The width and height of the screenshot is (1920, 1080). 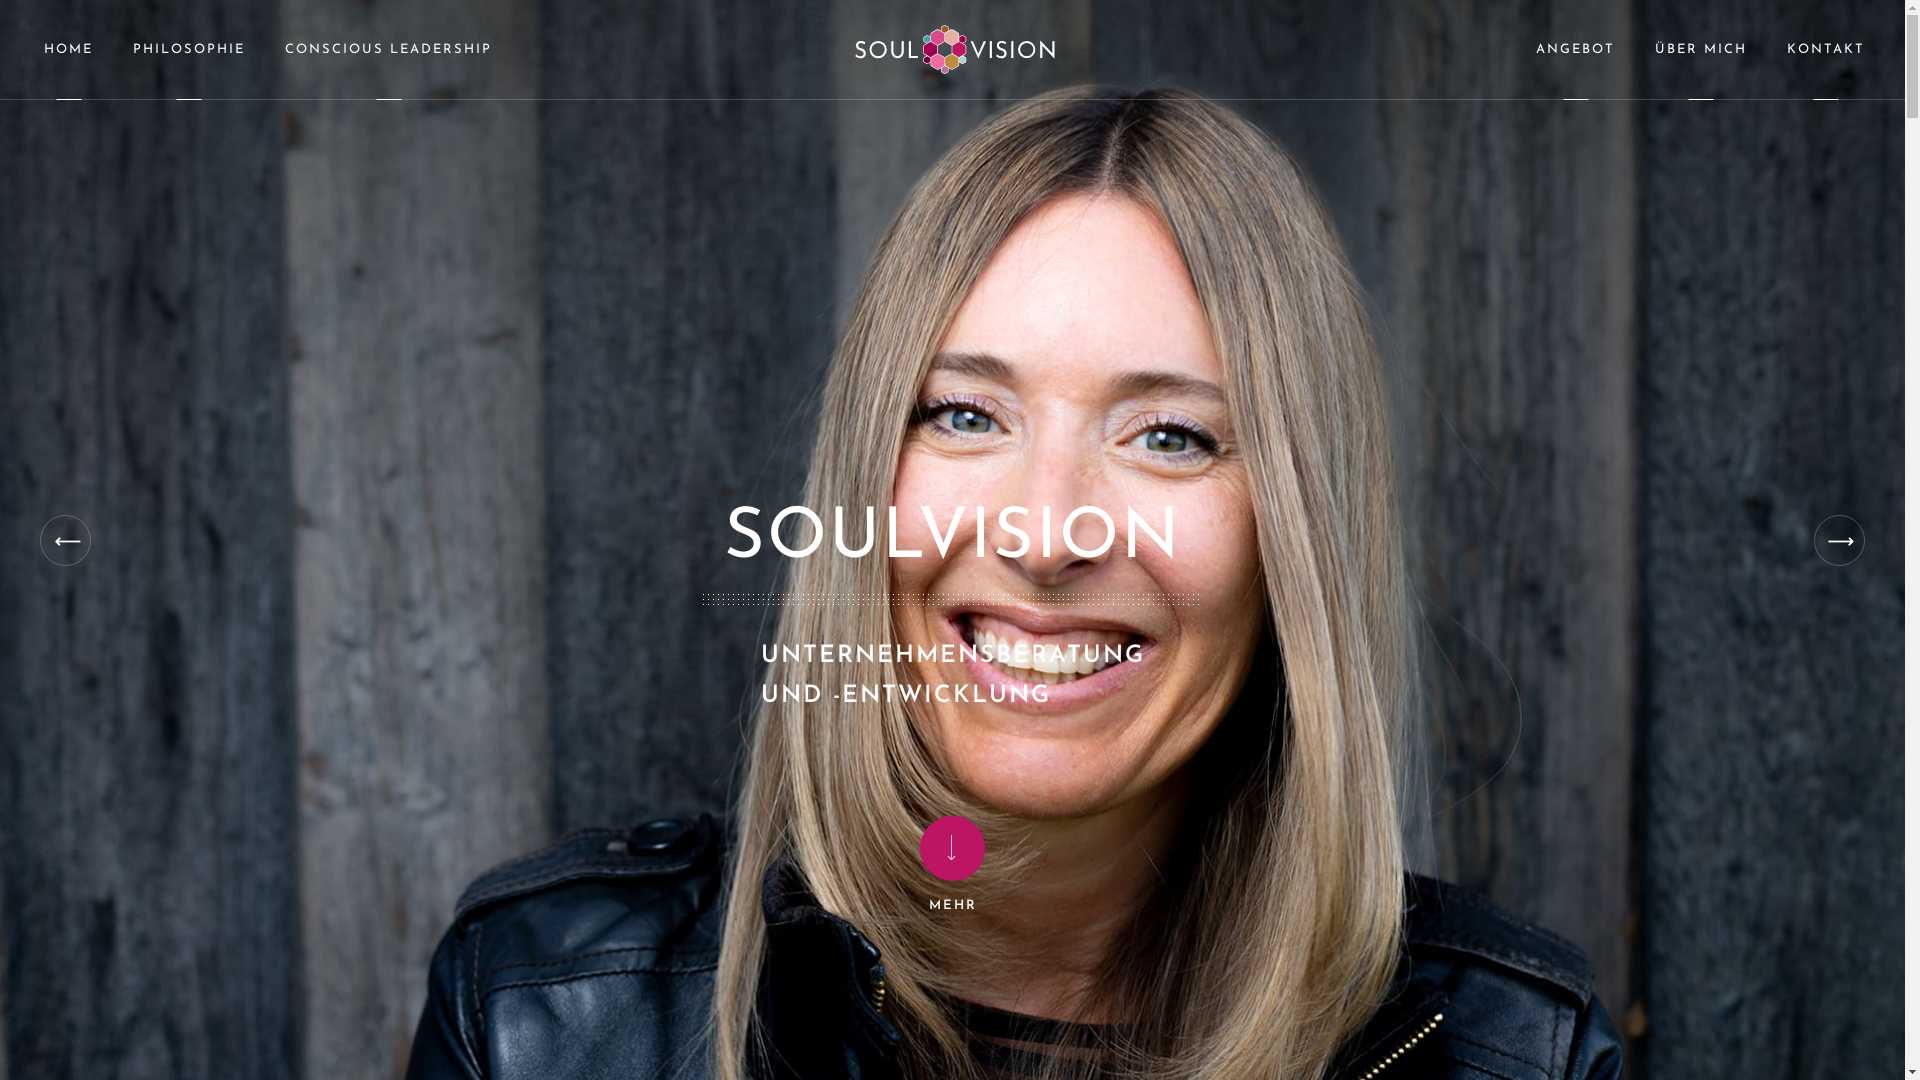 I want to click on 'ANGEBOT', so click(x=1574, y=48).